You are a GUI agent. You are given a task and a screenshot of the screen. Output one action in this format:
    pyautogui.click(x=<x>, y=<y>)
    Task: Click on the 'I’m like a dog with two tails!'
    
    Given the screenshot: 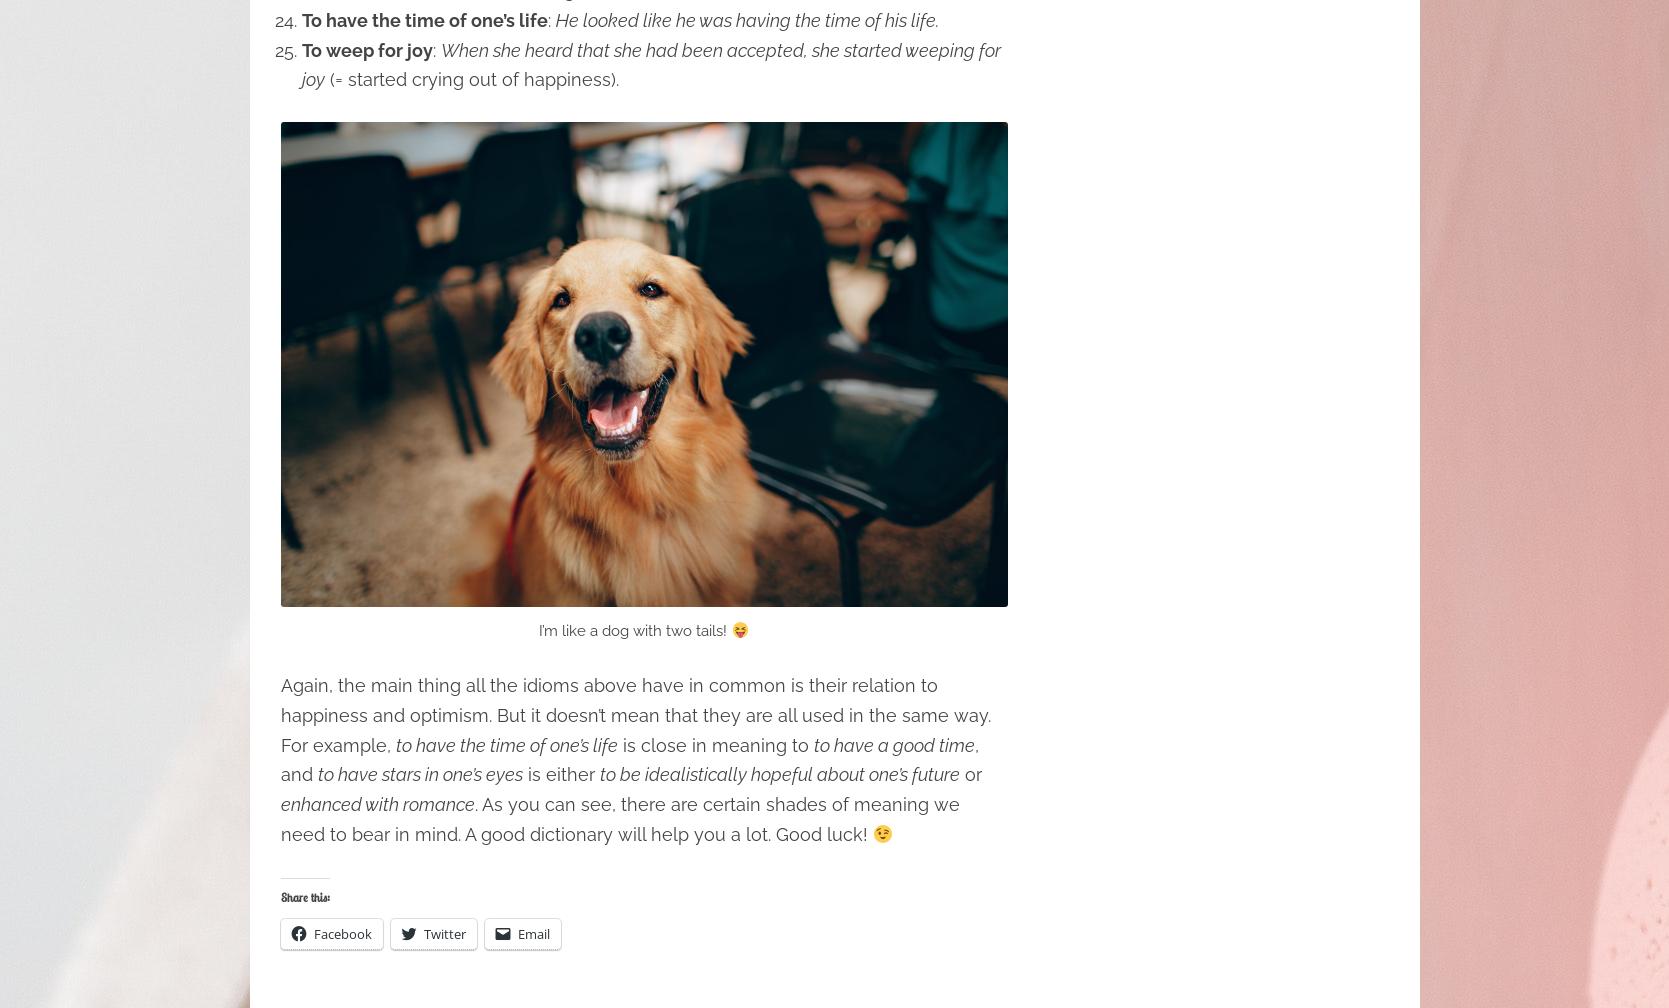 What is the action you would take?
    pyautogui.click(x=537, y=631)
    